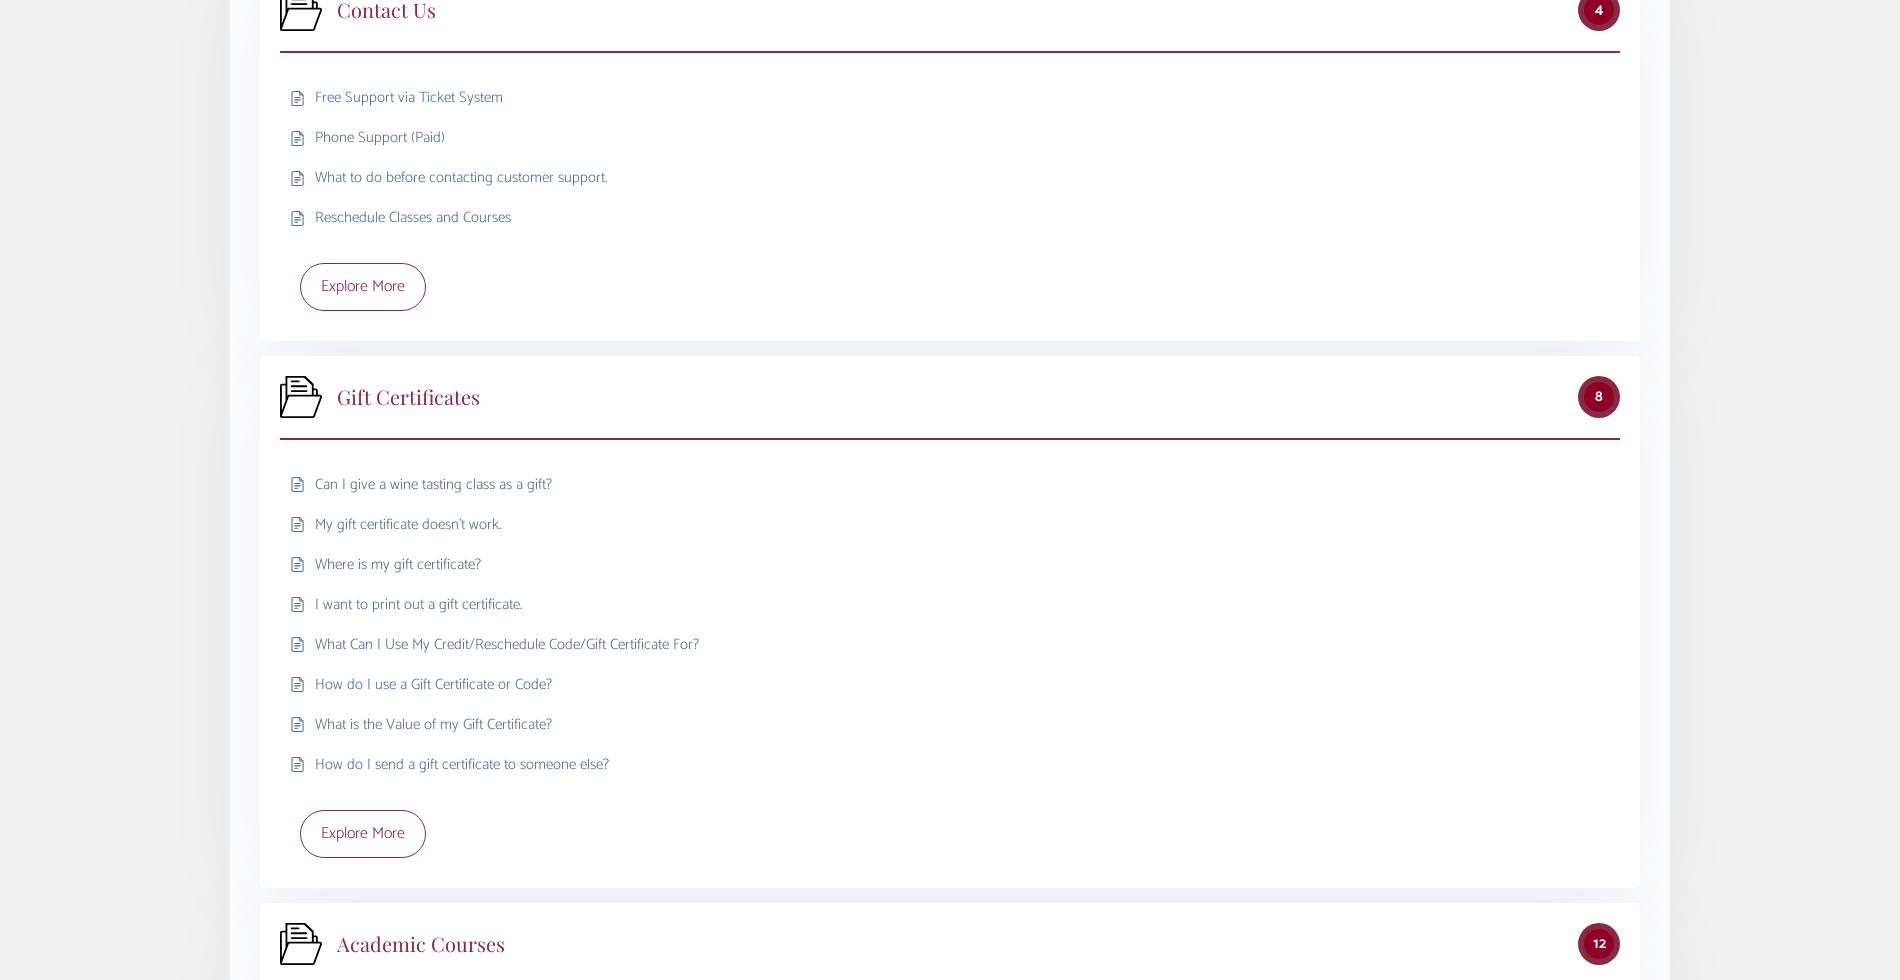 The width and height of the screenshot is (1900, 980). What do you see at coordinates (1598, 942) in the screenshot?
I see `'12'` at bounding box center [1598, 942].